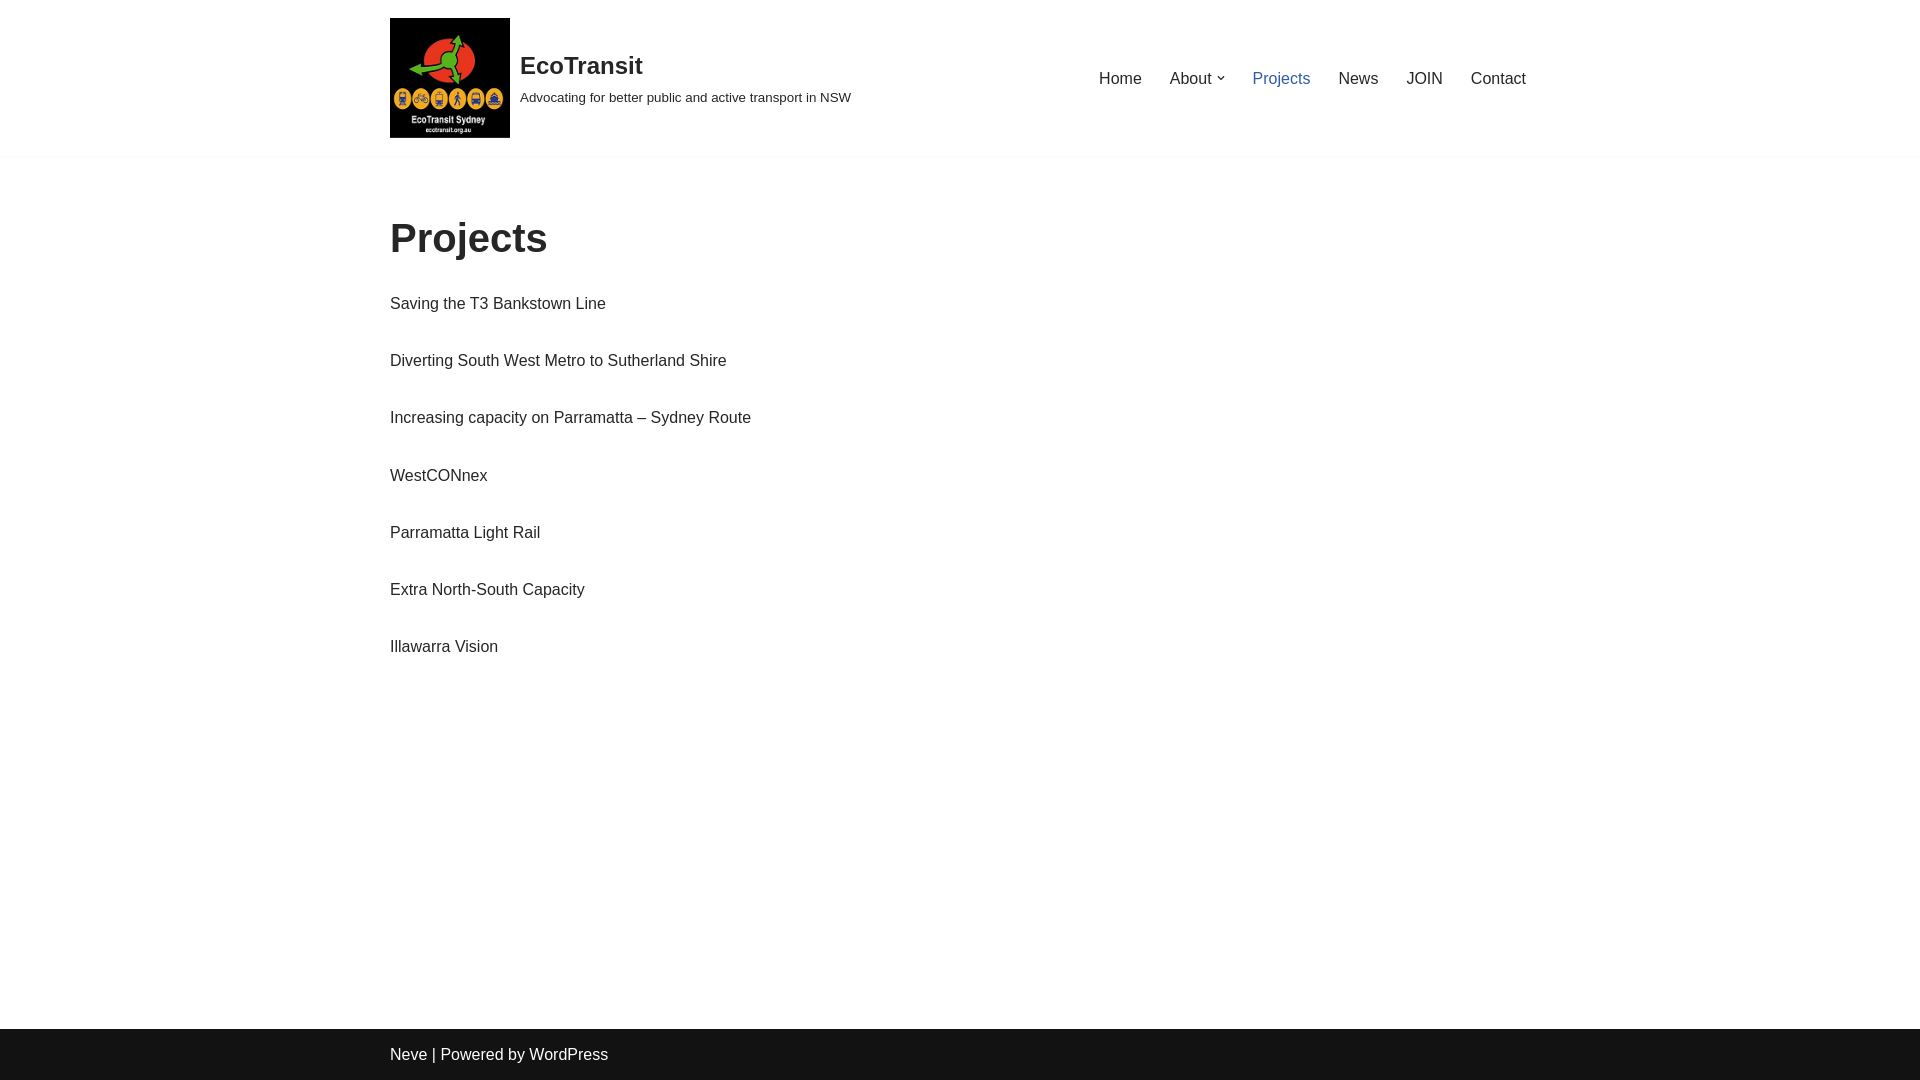 Image resolution: width=1920 pixels, height=1080 pixels. I want to click on 'Projects', so click(1281, 77).